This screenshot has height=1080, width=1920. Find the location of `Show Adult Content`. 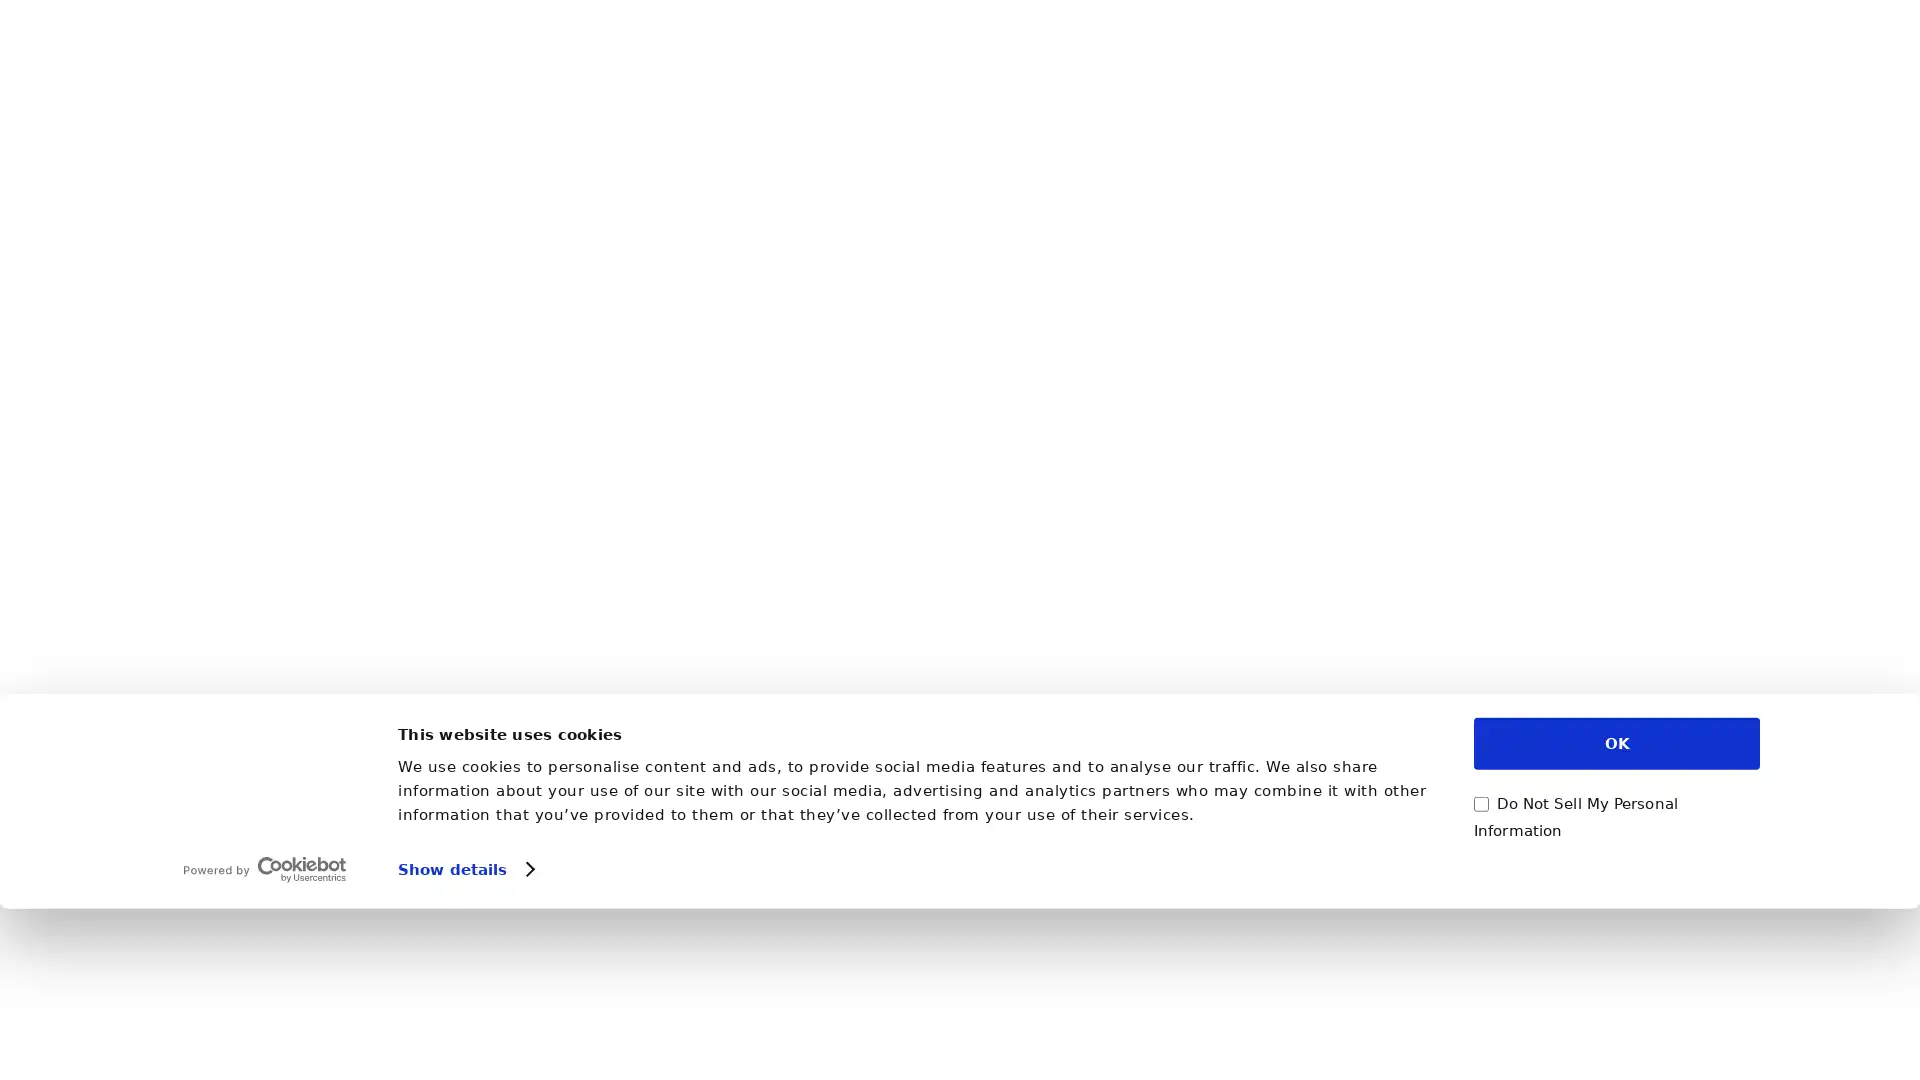

Show Adult Content is located at coordinates (960, 705).